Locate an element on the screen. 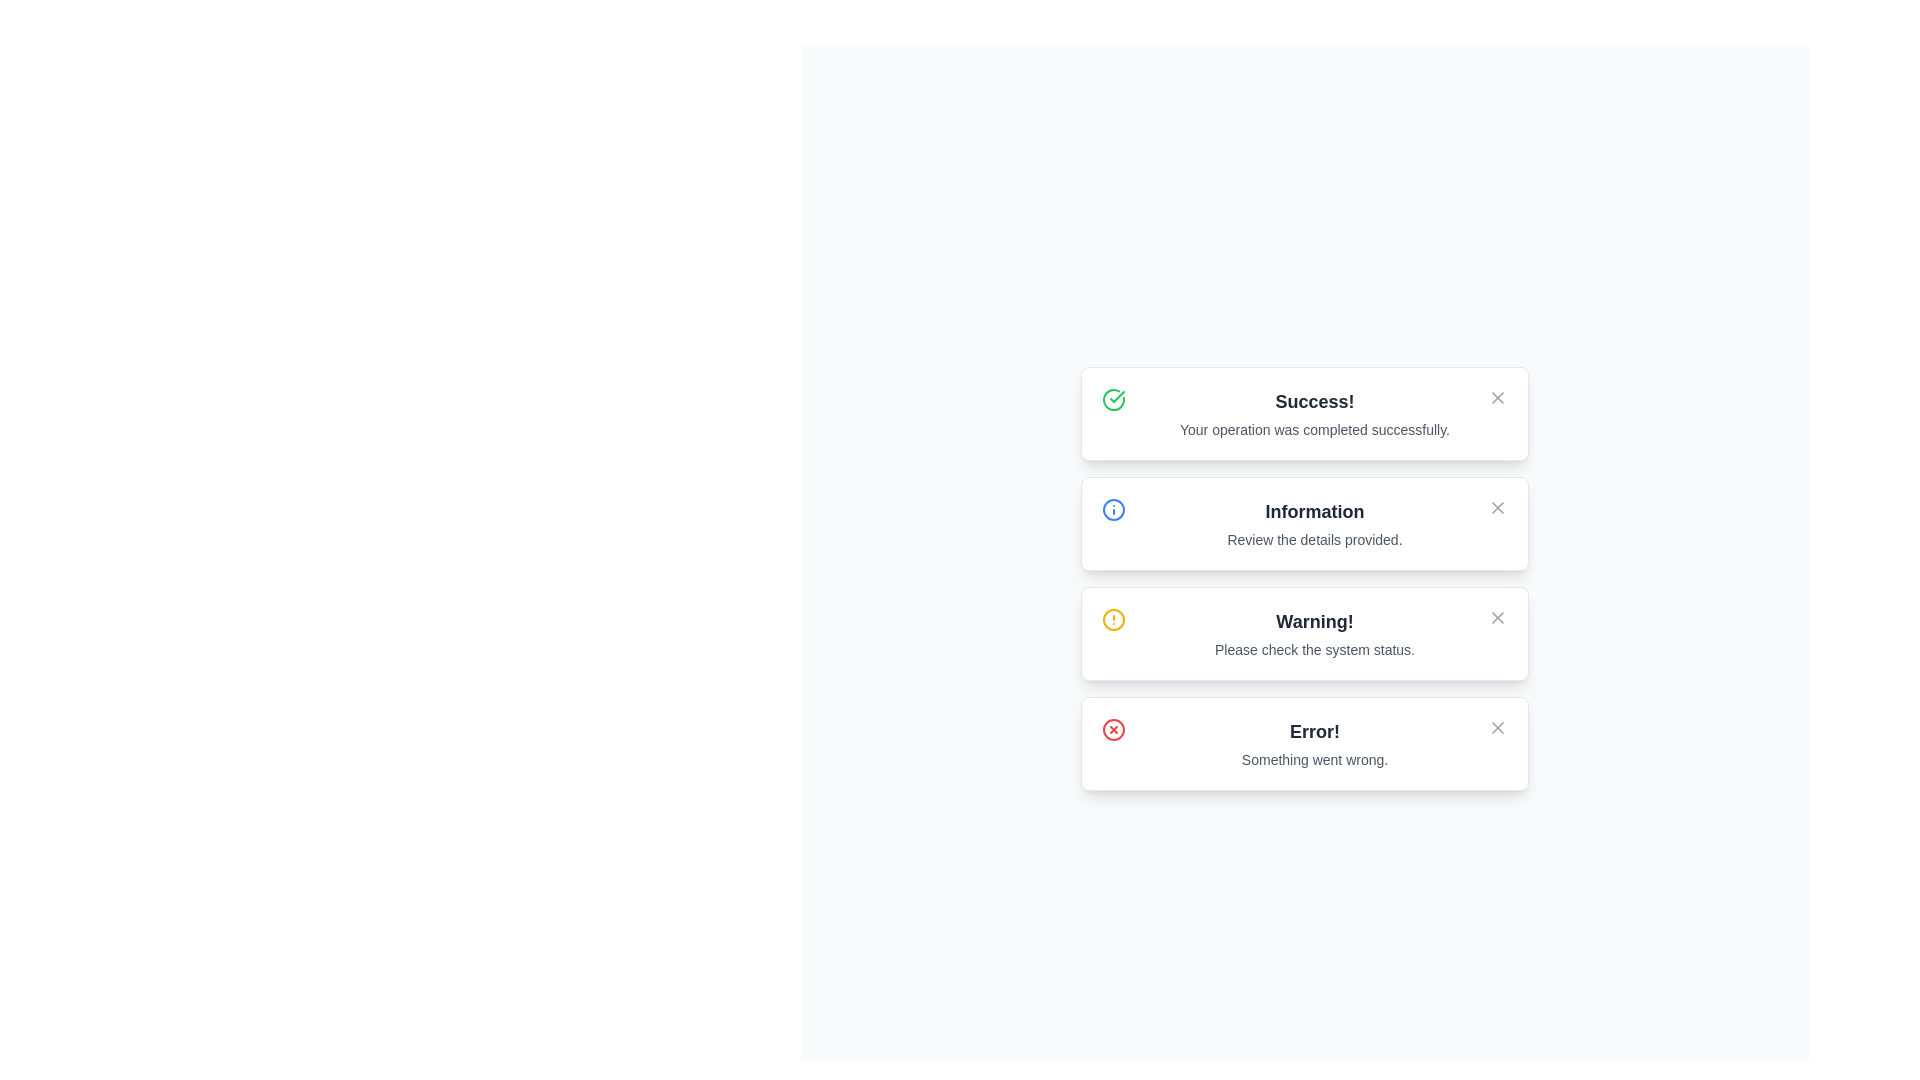 This screenshot has height=1080, width=1920. the colored line segment resembling an 'X' in the upper right of the 'Information' message panel is located at coordinates (1497, 507).